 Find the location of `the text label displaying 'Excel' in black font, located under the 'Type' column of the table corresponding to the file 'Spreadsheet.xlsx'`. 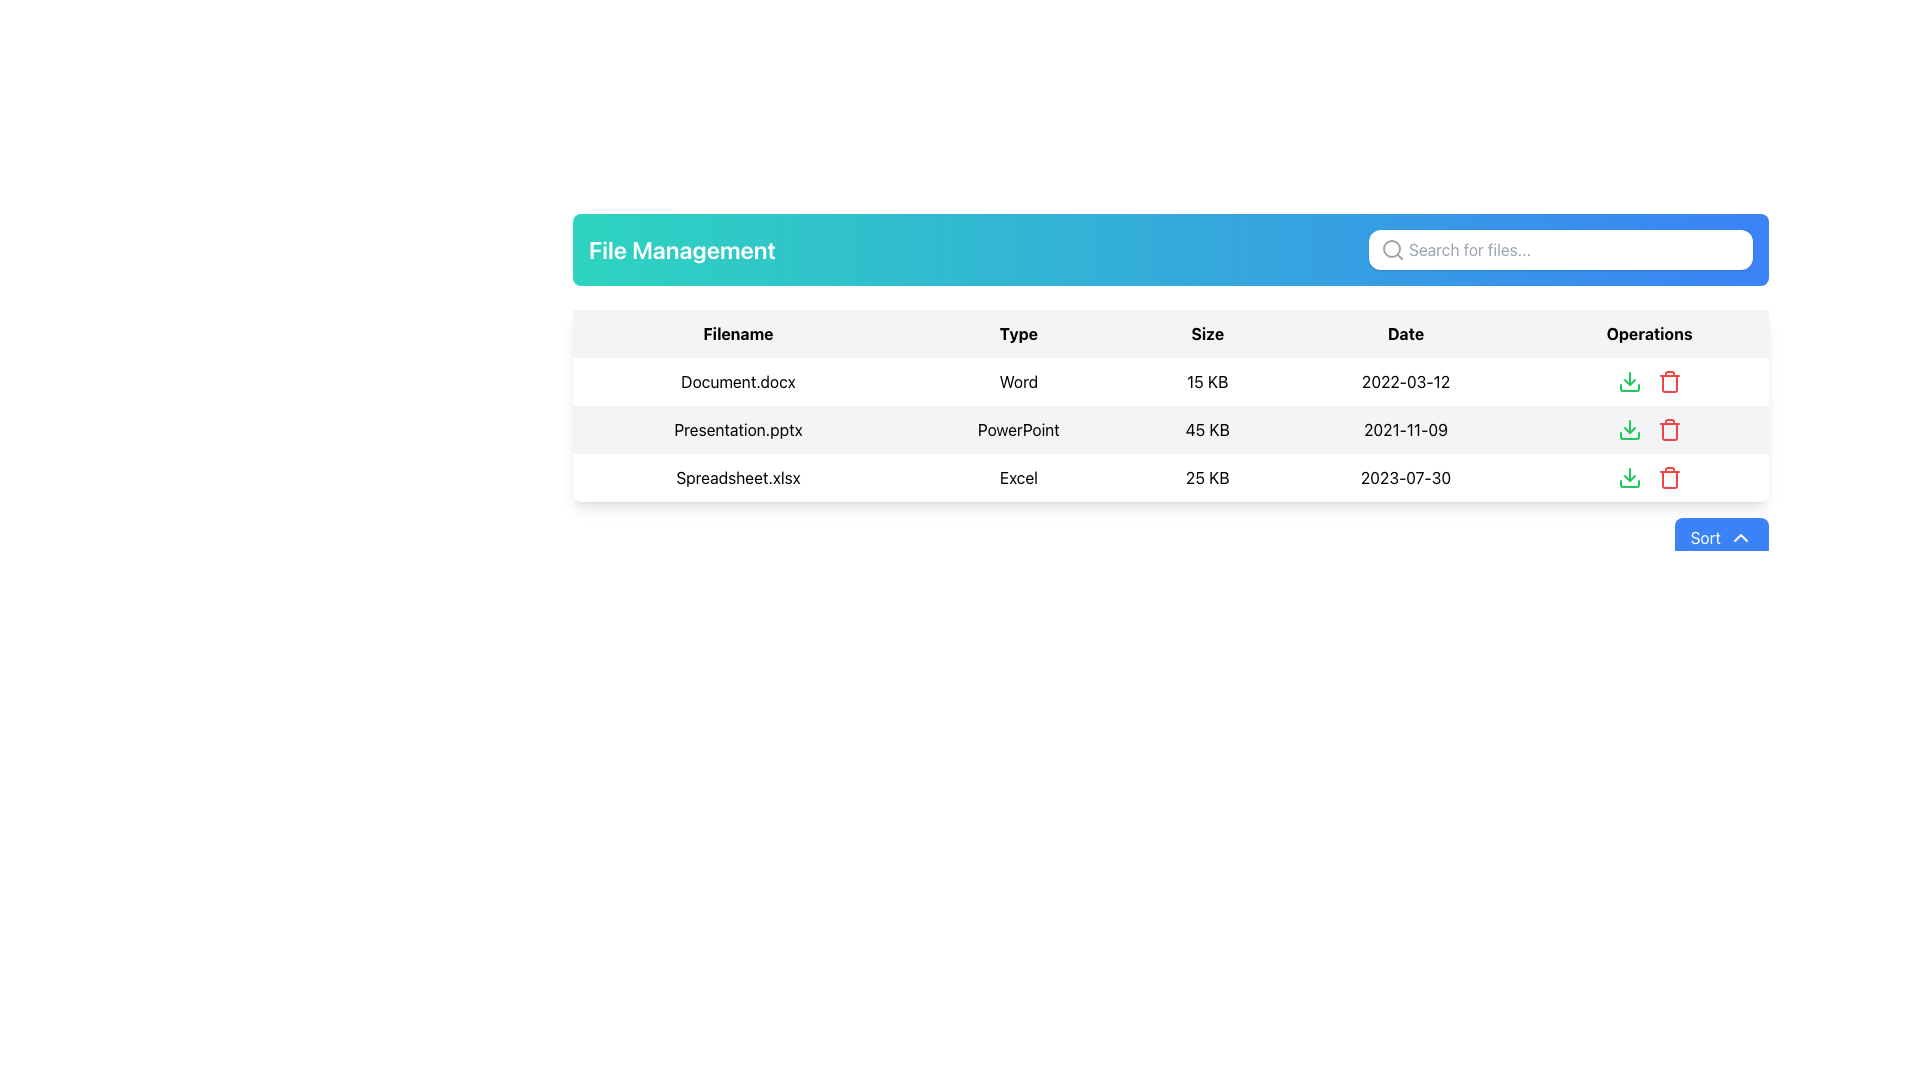

the text label displaying 'Excel' in black font, located under the 'Type' column of the table corresponding to the file 'Spreadsheet.xlsx' is located at coordinates (1018, 478).